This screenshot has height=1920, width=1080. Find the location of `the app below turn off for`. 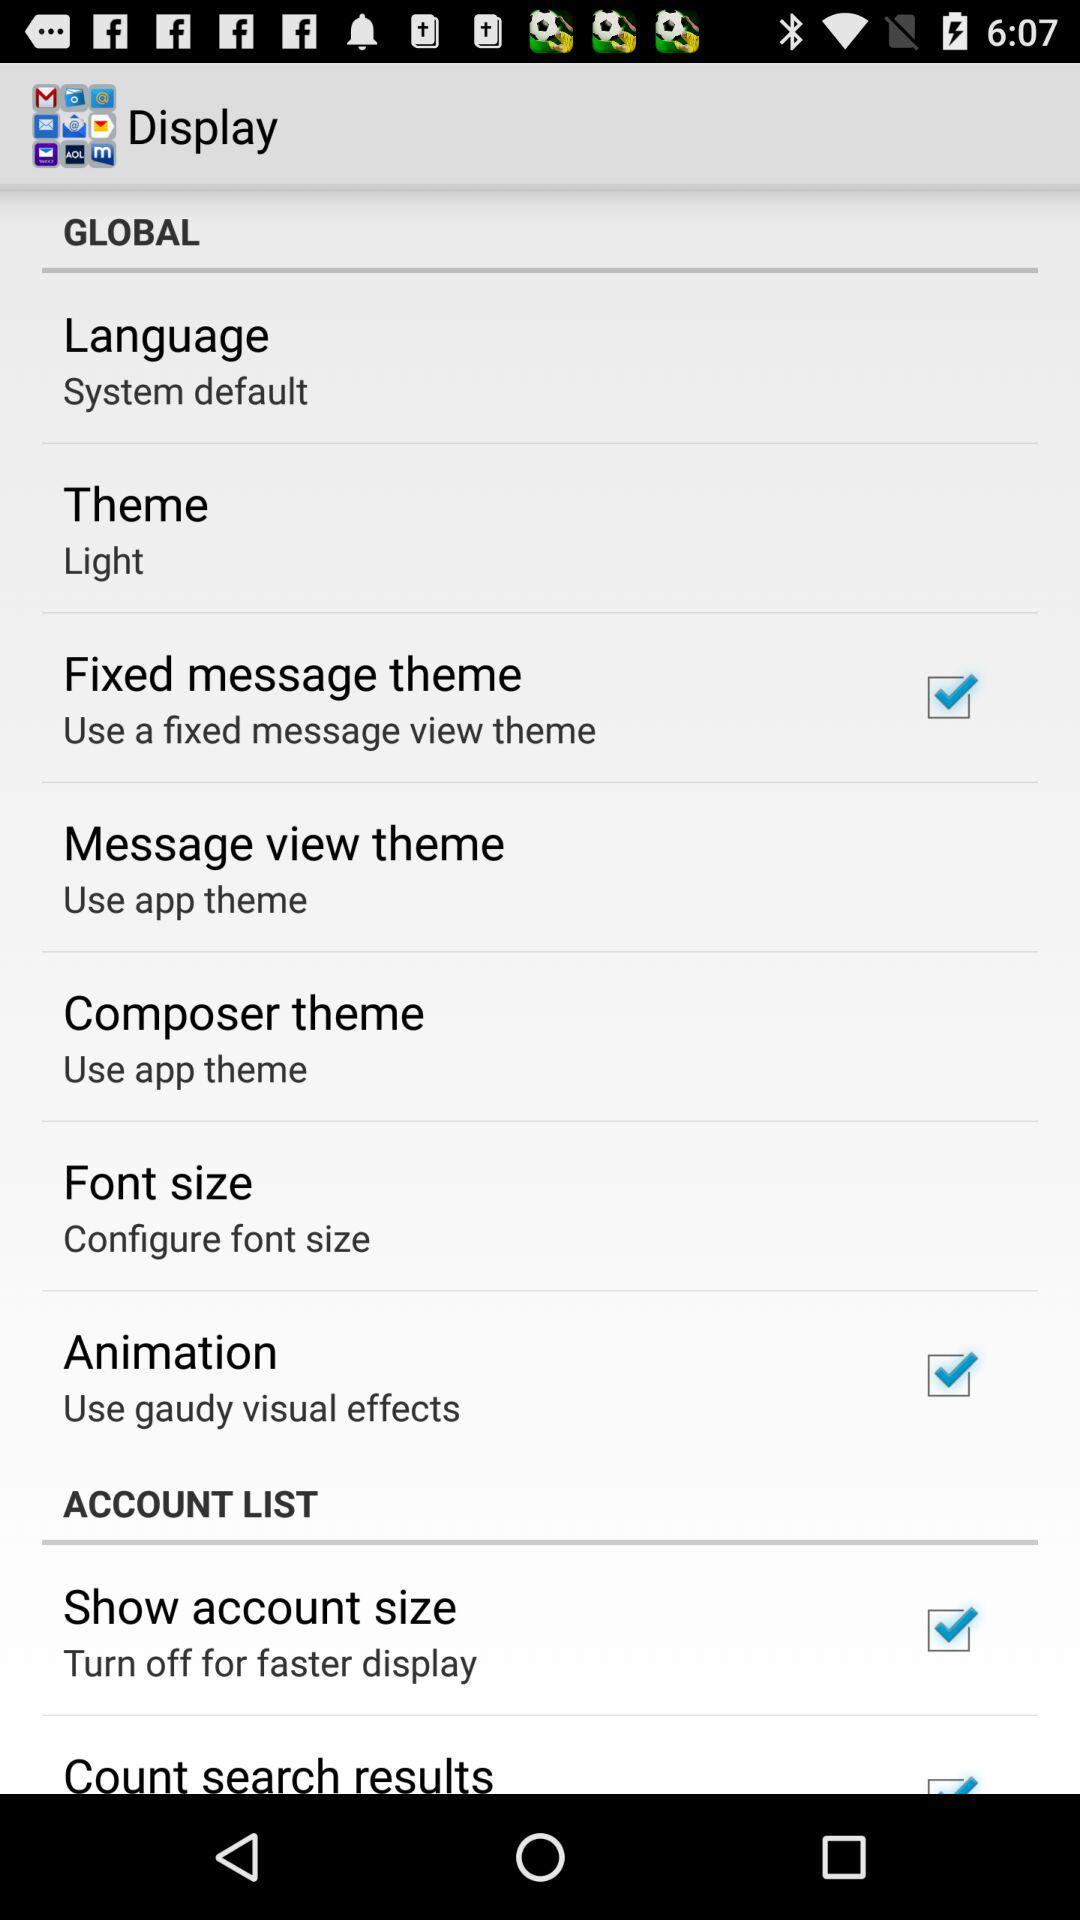

the app below turn off for is located at coordinates (278, 1768).